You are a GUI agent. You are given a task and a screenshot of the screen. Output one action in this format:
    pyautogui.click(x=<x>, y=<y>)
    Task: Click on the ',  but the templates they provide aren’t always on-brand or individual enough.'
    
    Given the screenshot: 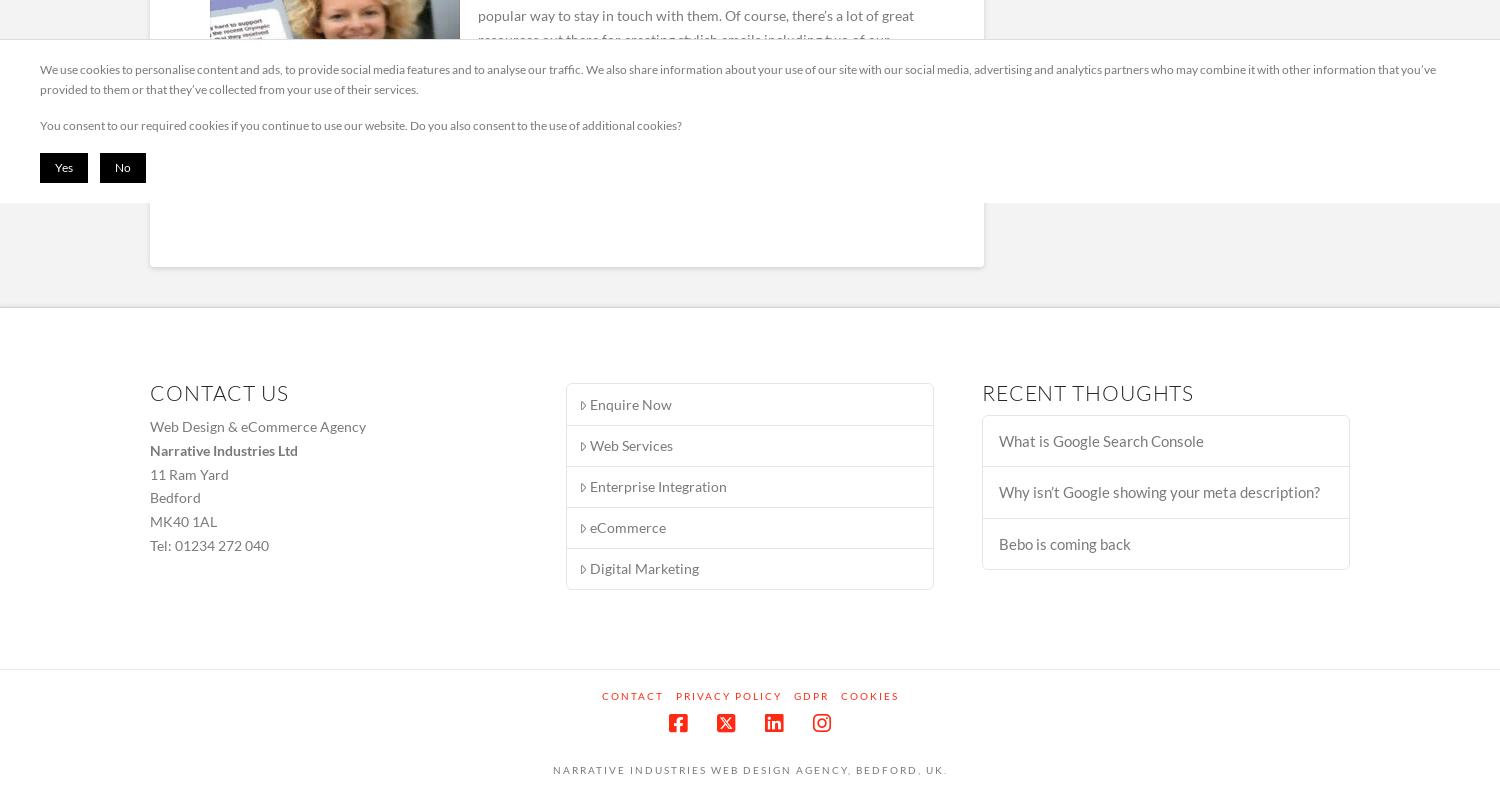 What is the action you would take?
    pyautogui.click(x=477, y=73)
    